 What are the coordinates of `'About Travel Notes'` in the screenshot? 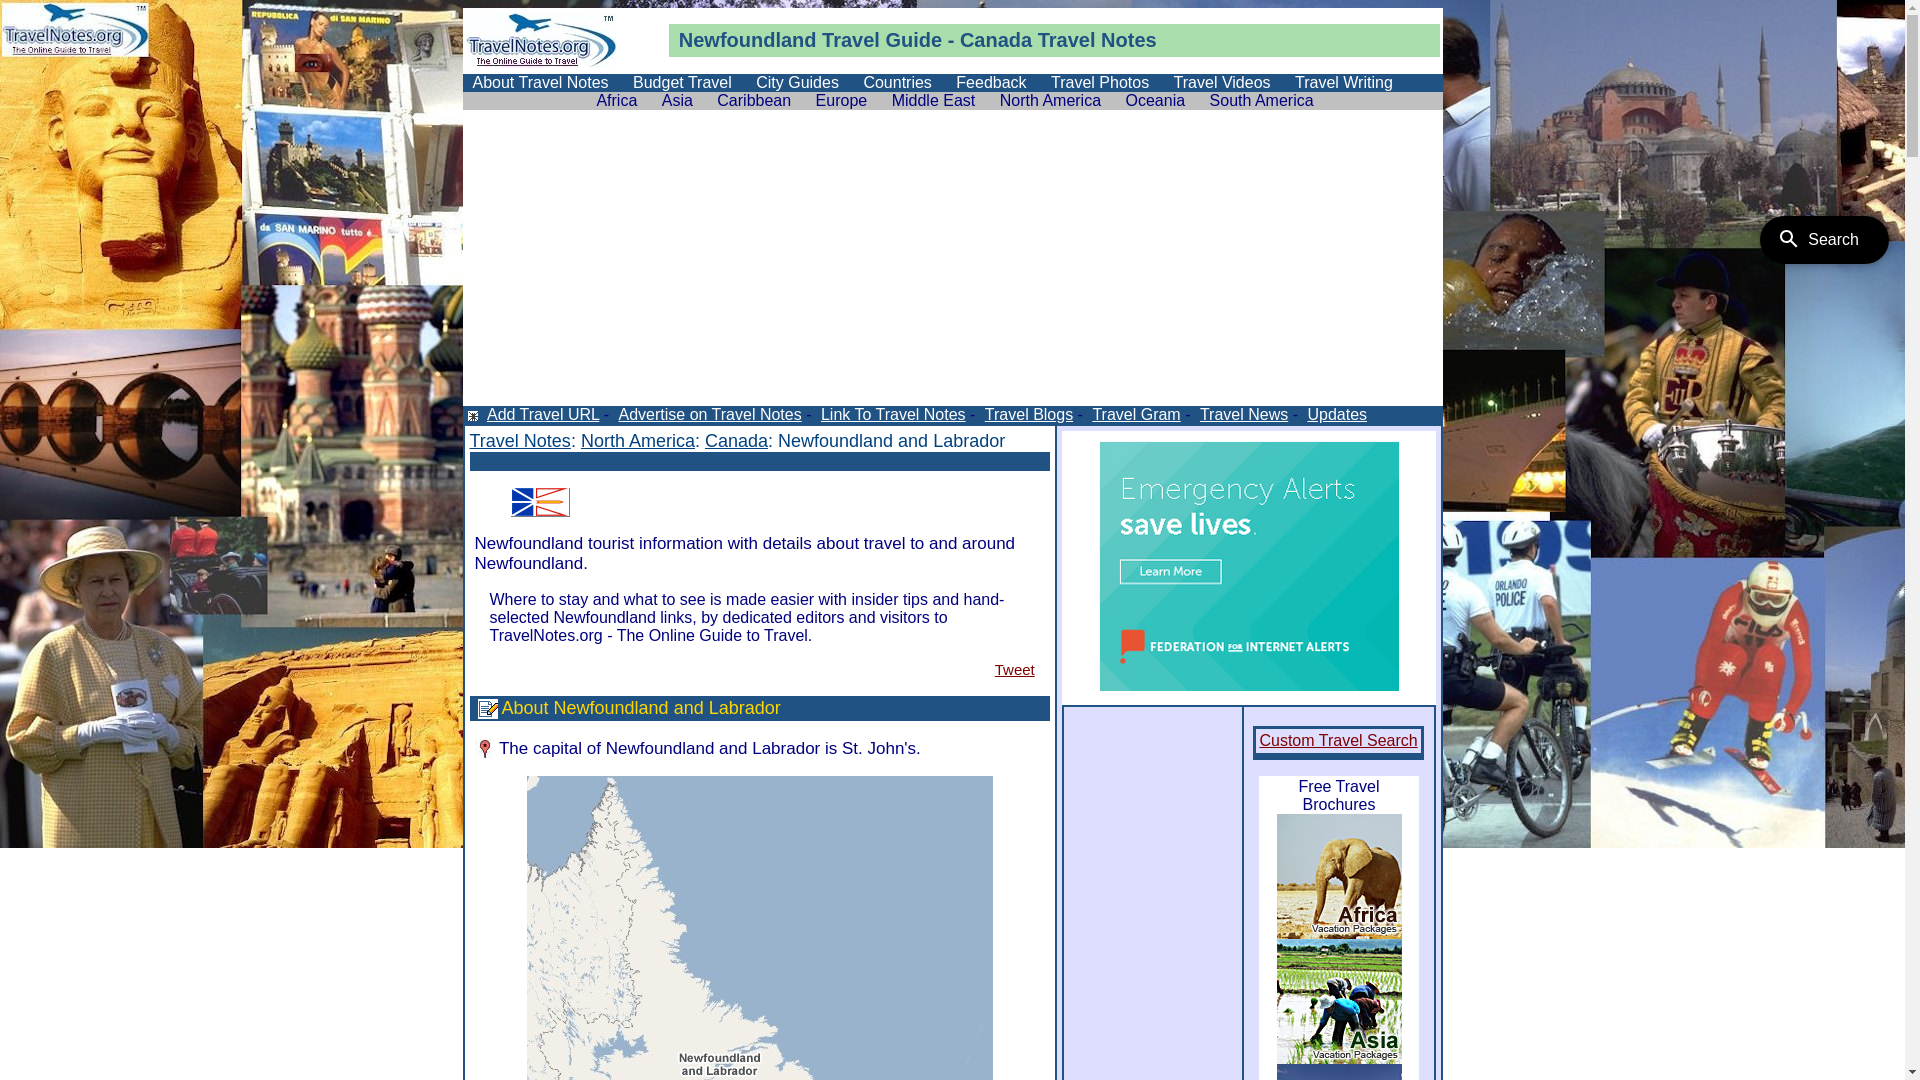 It's located at (539, 81).